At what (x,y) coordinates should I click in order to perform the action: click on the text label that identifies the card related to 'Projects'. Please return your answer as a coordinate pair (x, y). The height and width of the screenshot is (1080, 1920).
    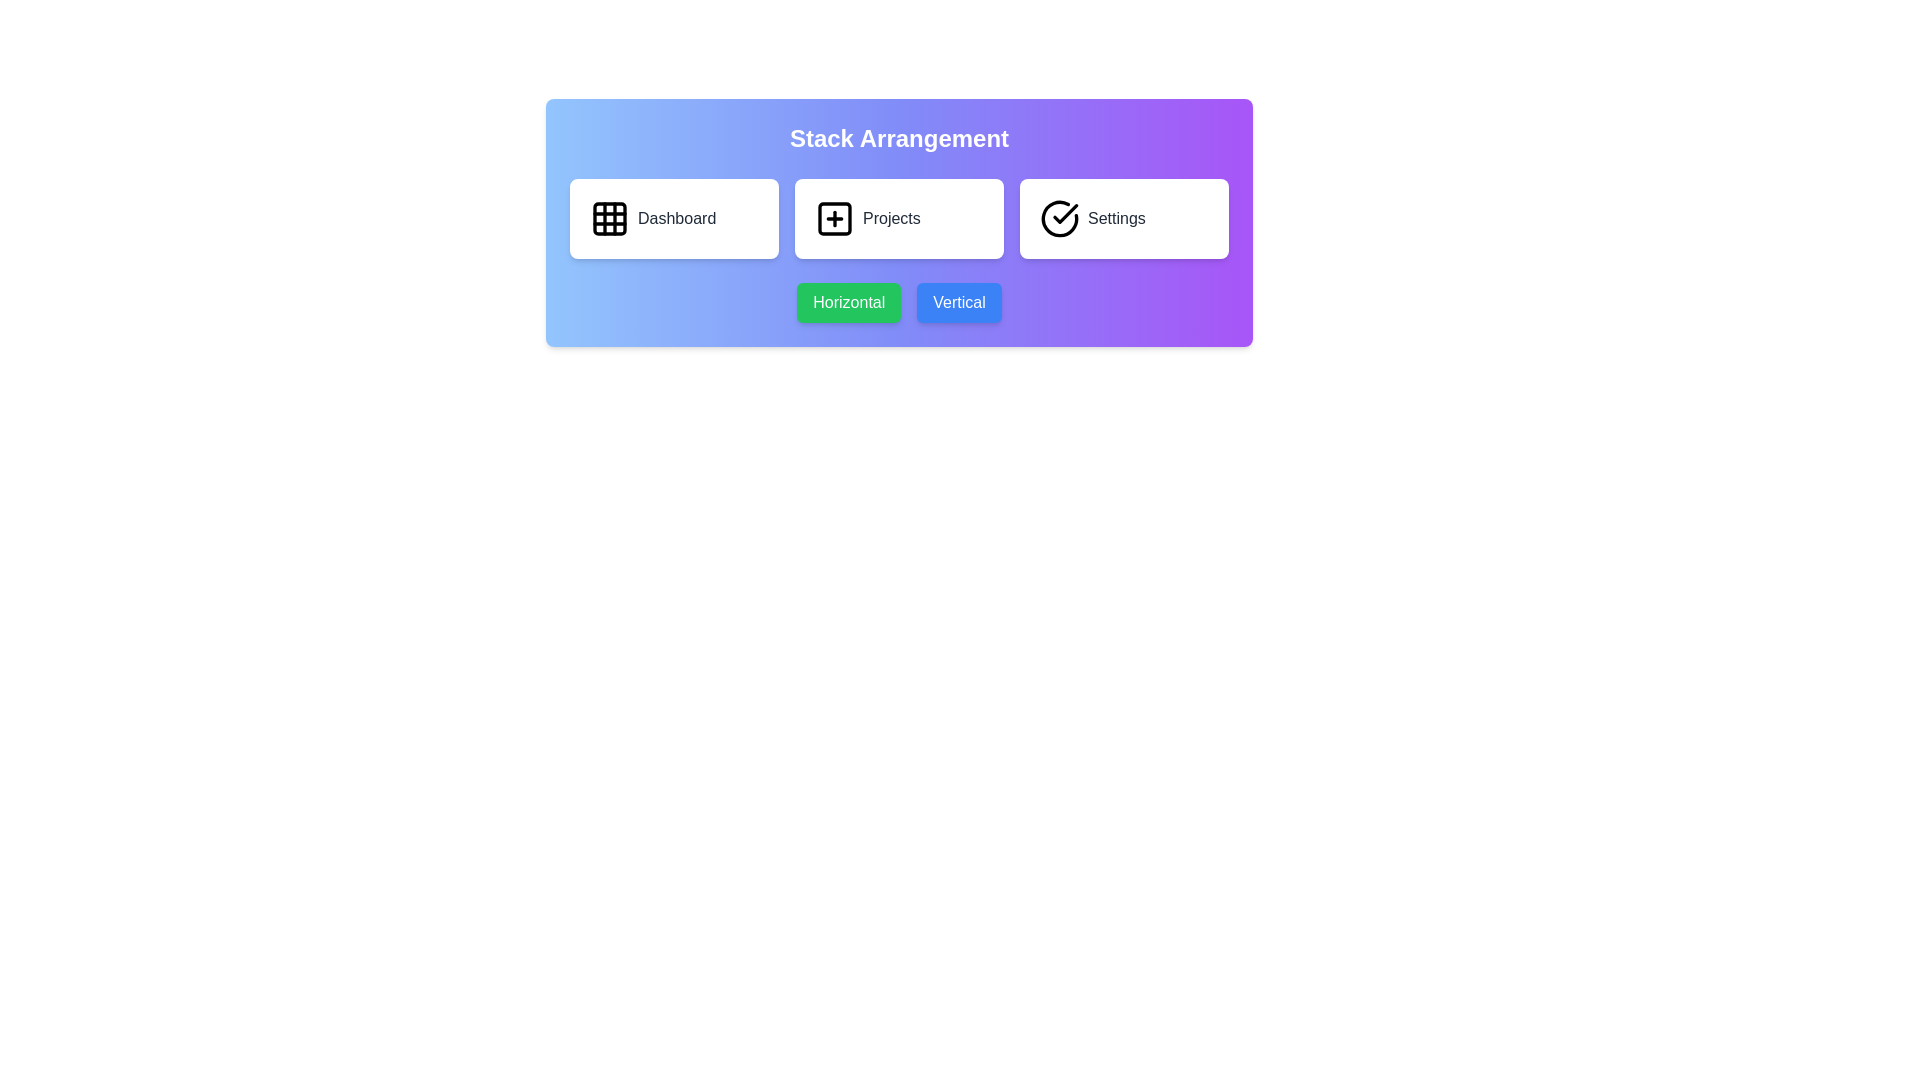
    Looking at the image, I should click on (890, 219).